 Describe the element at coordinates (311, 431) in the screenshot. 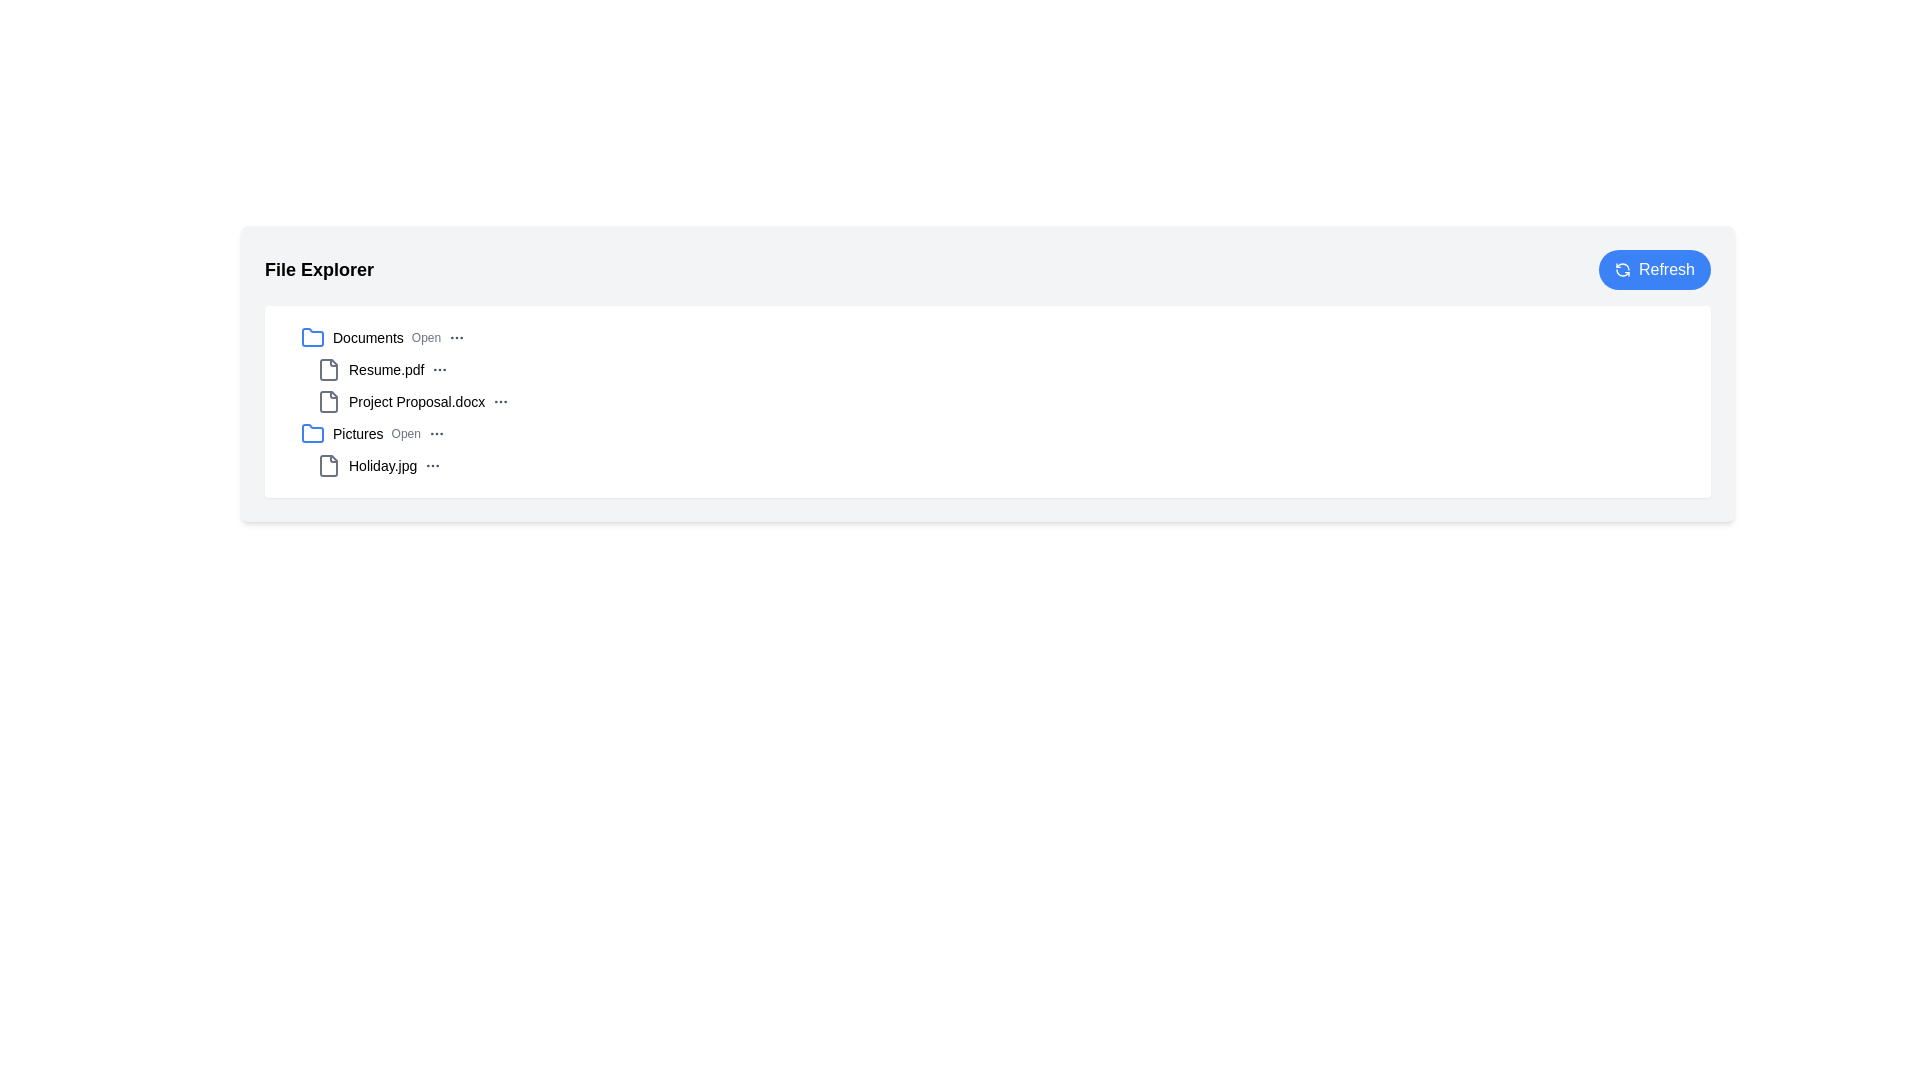

I see `the folder icon representing the 'Pictures' folder in the file explorer` at that location.